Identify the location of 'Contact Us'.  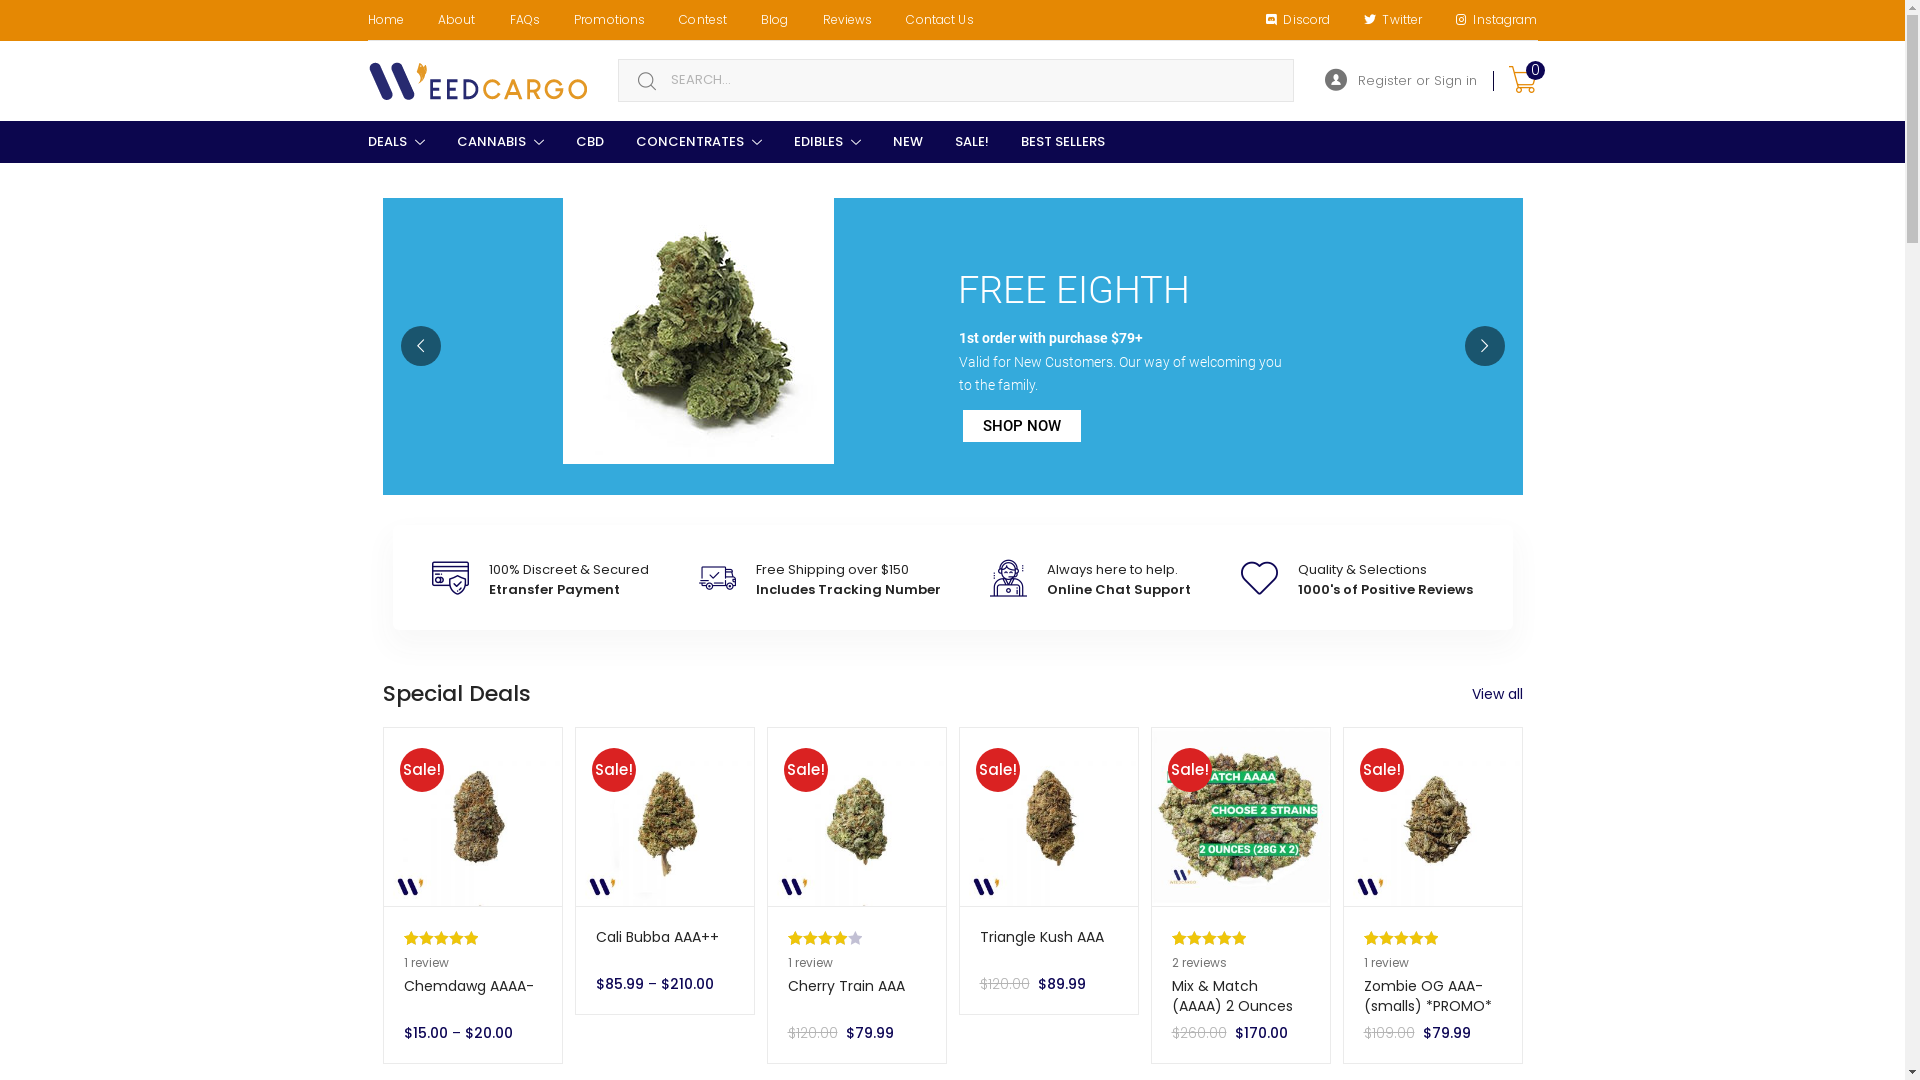
(887, 19).